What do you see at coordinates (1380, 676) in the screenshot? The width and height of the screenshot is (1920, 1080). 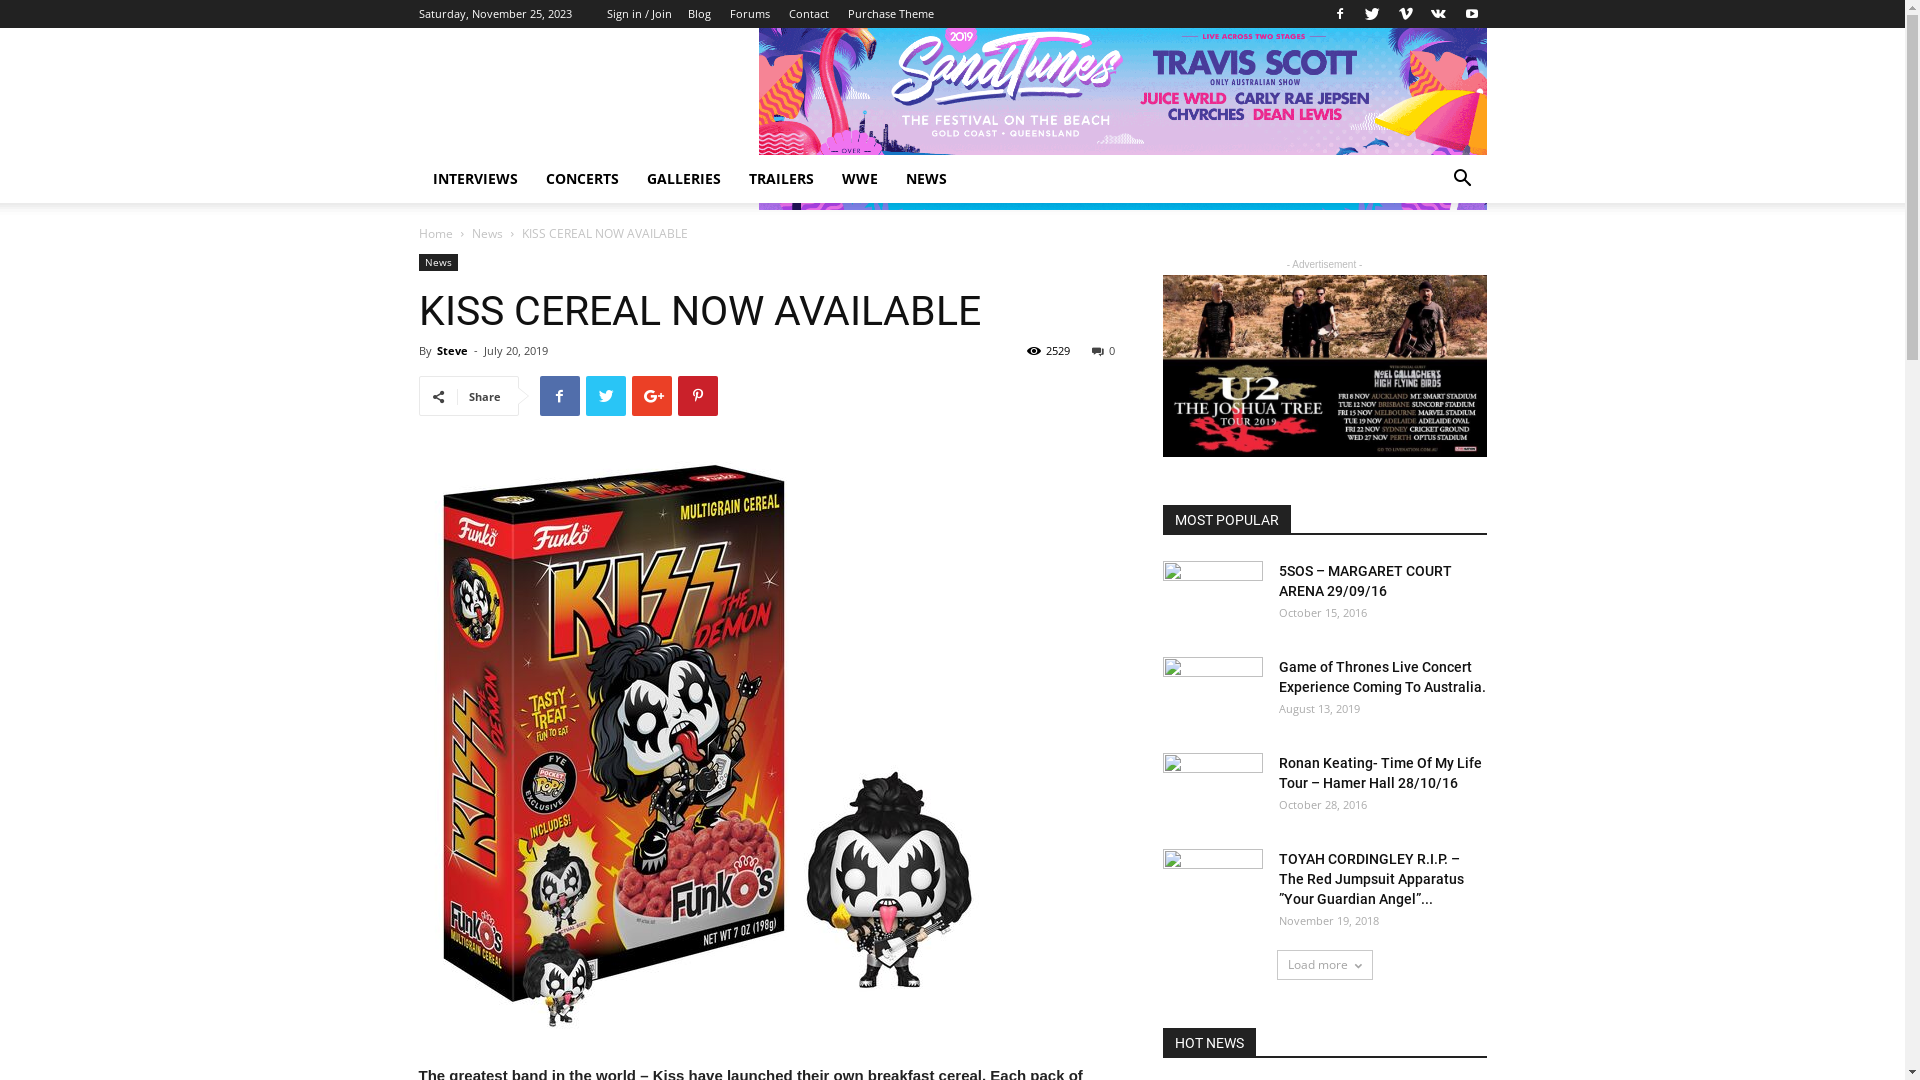 I see `'Game of Thrones Live Concert Experience Coming To Australia.'` at bounding box center [1380, 676].